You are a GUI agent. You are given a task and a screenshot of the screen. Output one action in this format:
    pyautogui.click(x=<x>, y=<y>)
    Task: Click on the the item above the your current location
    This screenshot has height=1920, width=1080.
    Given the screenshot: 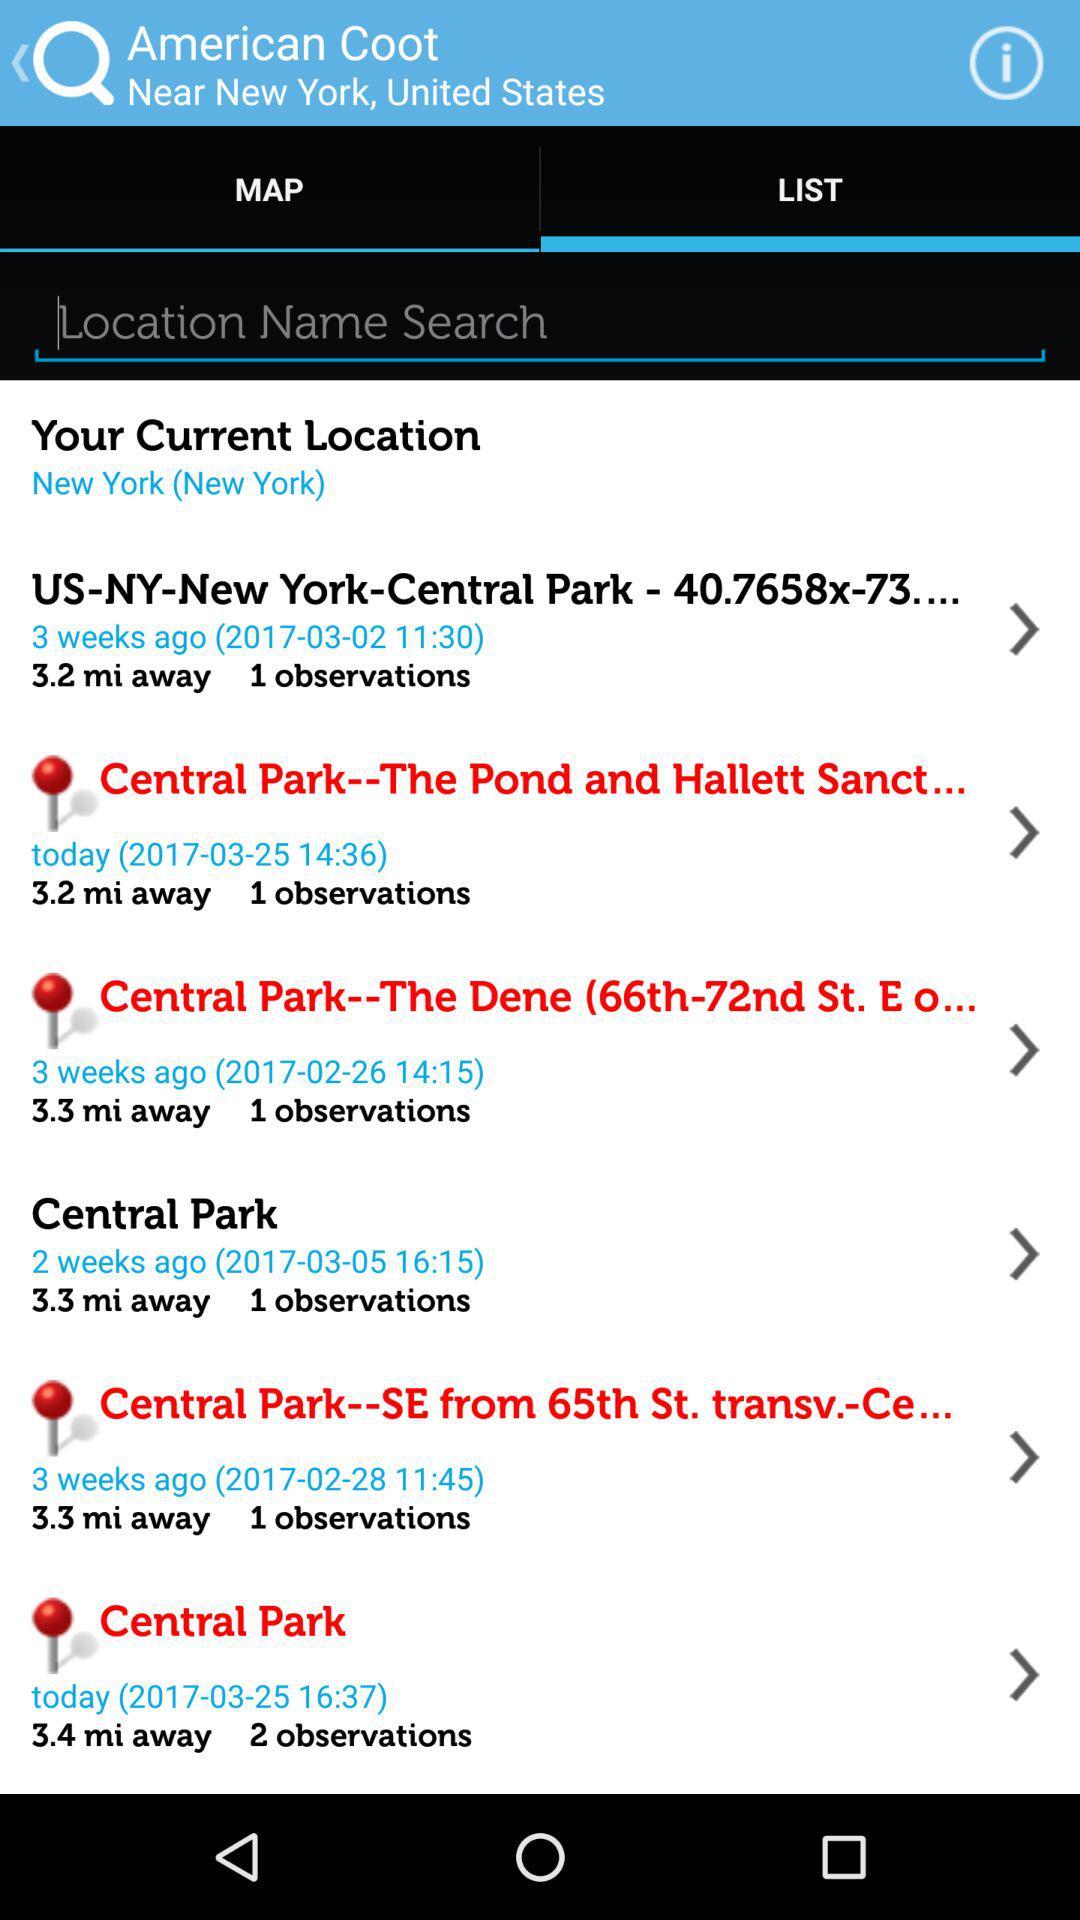 What is the action you would take?
    pyautogui.click(x=540, y=322)
    